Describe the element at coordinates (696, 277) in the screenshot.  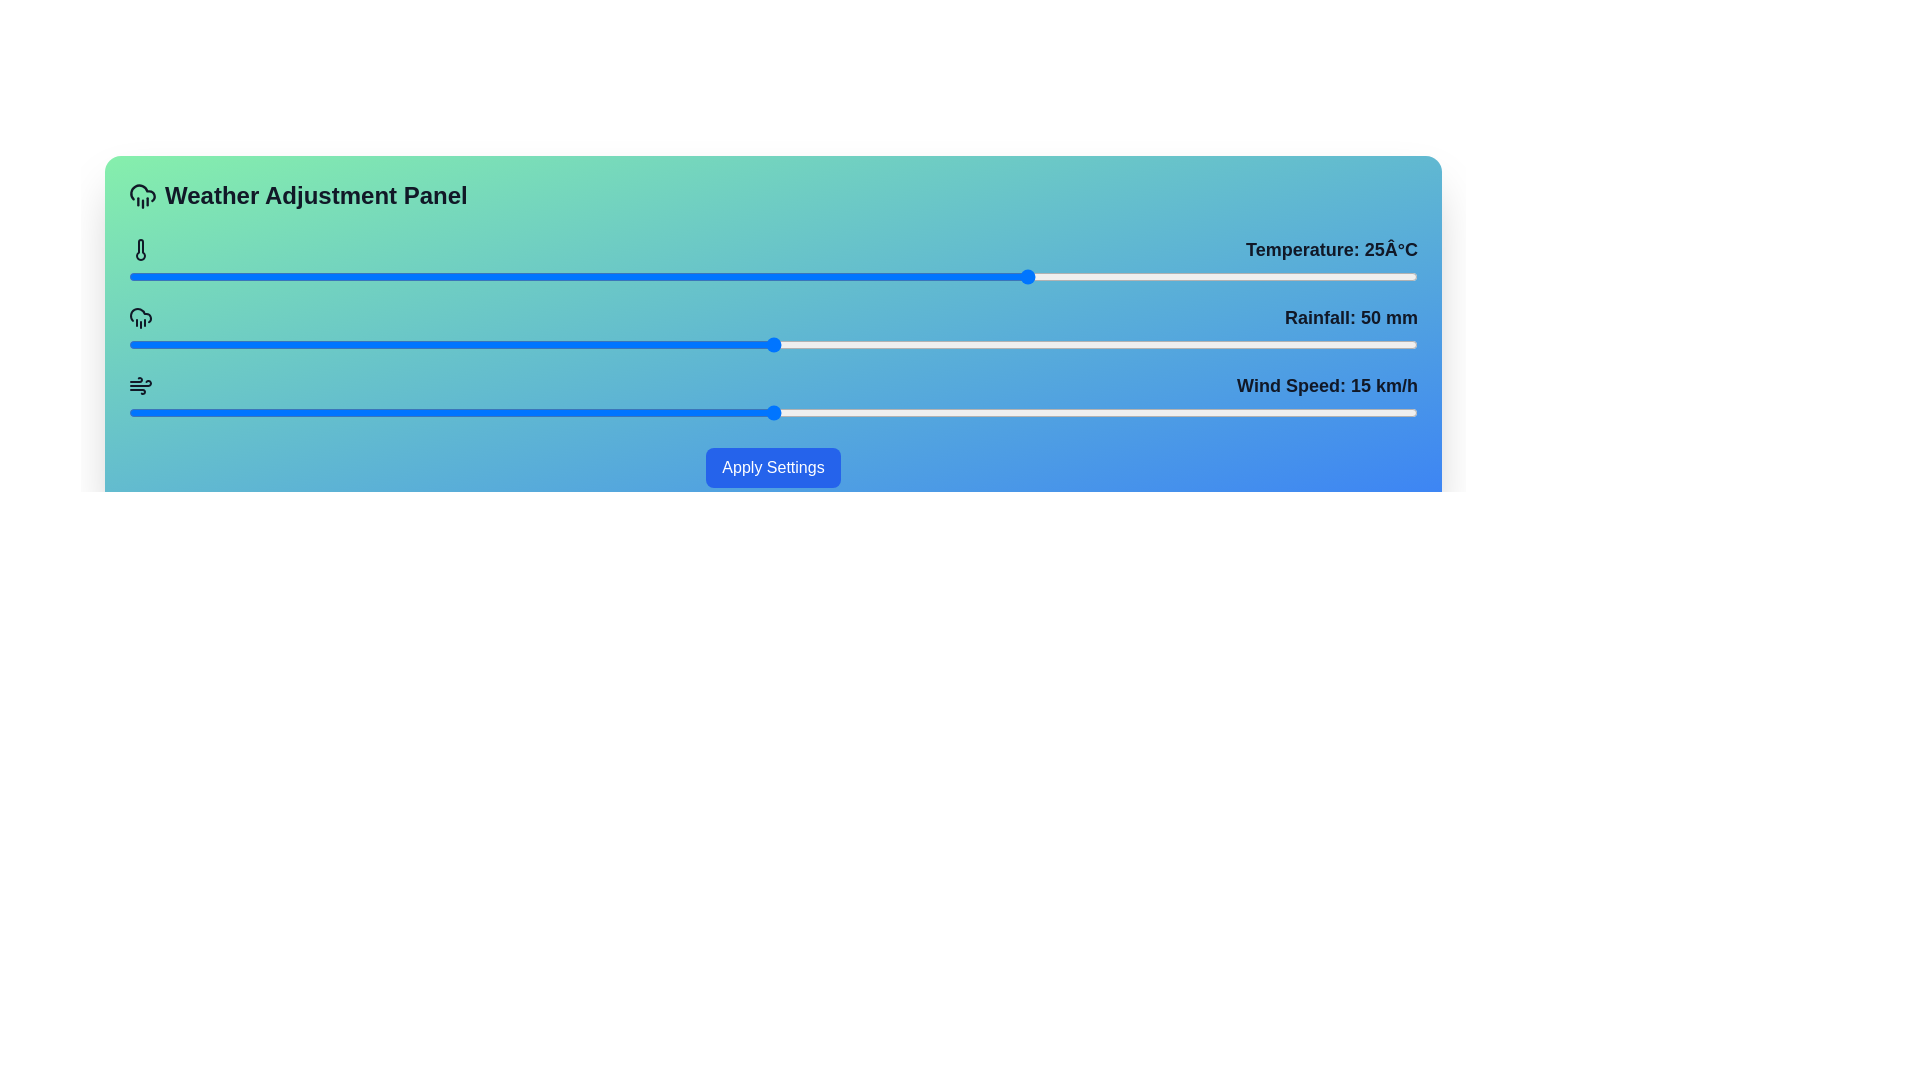
I see `the temperature slider` at that location.